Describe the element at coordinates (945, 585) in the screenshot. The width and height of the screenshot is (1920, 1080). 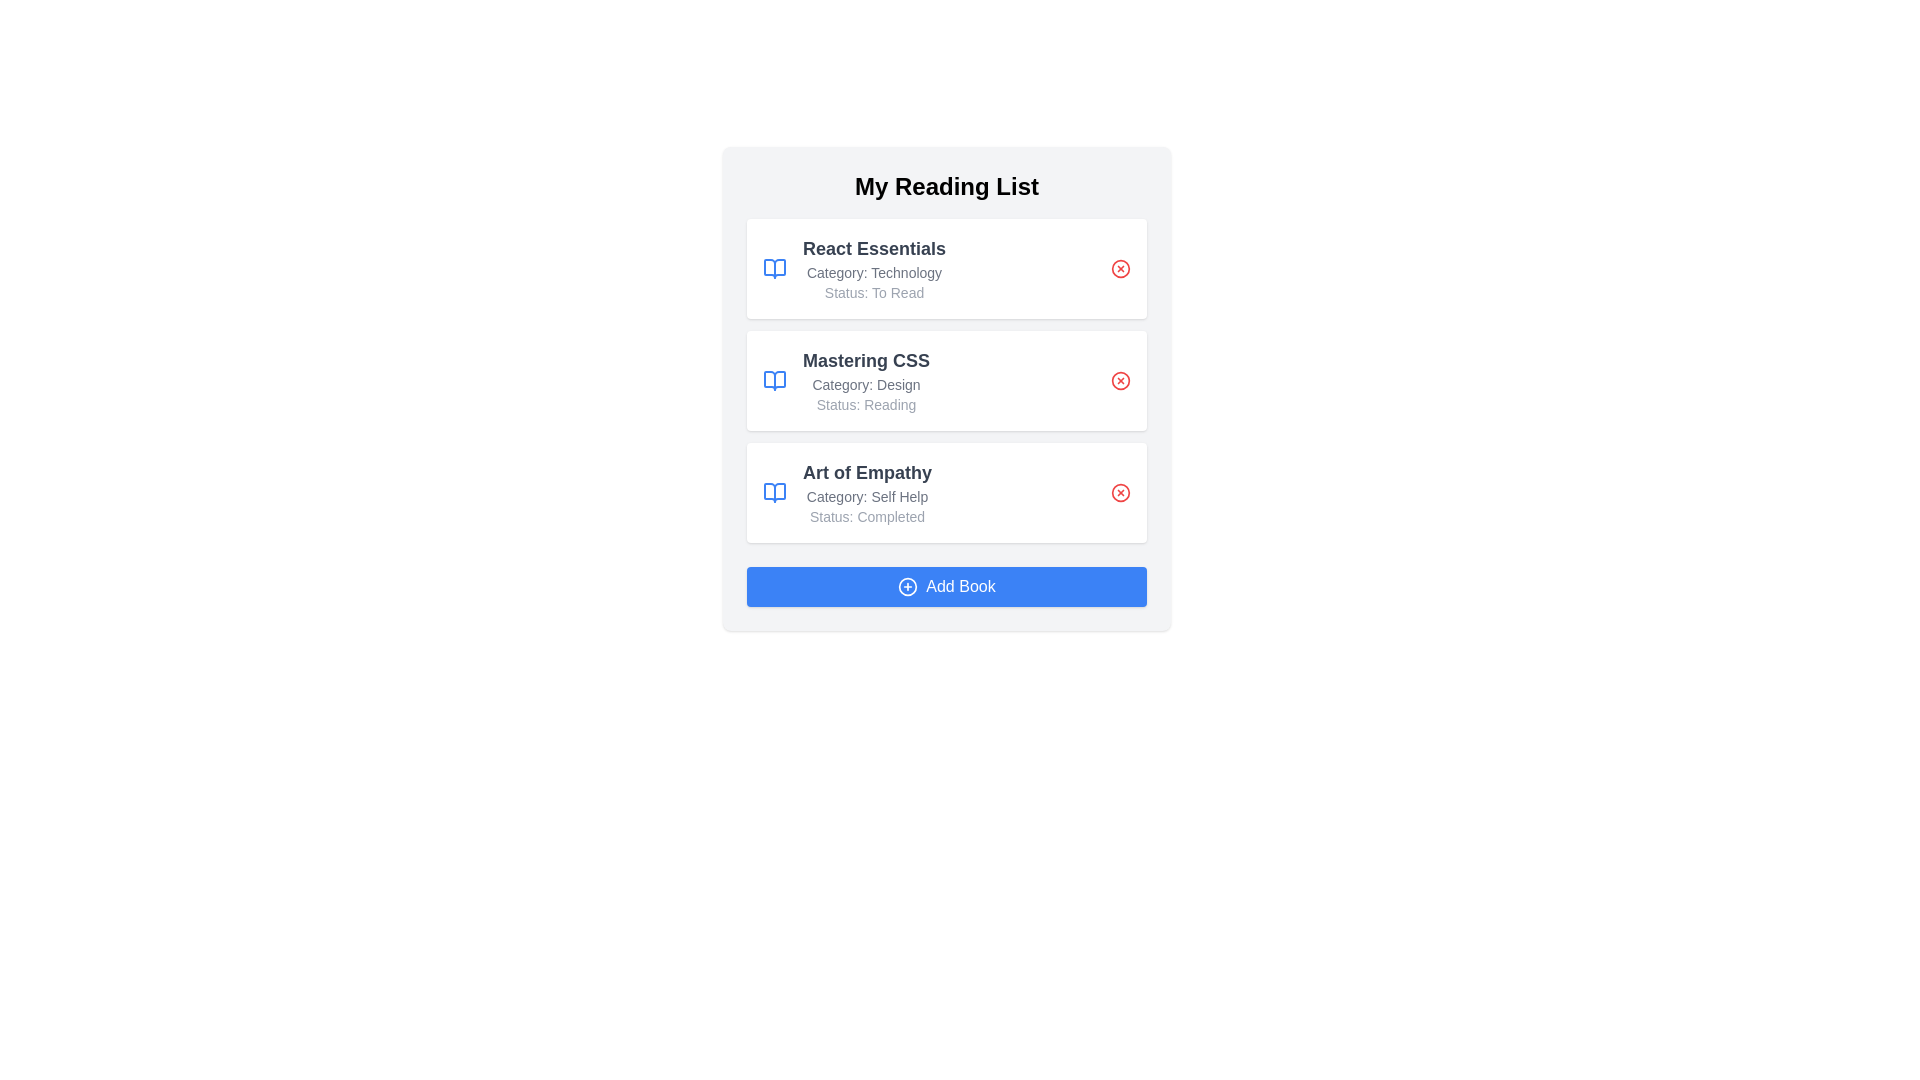
I see `the 'Add Book' button to add a new book to the list` at that location.